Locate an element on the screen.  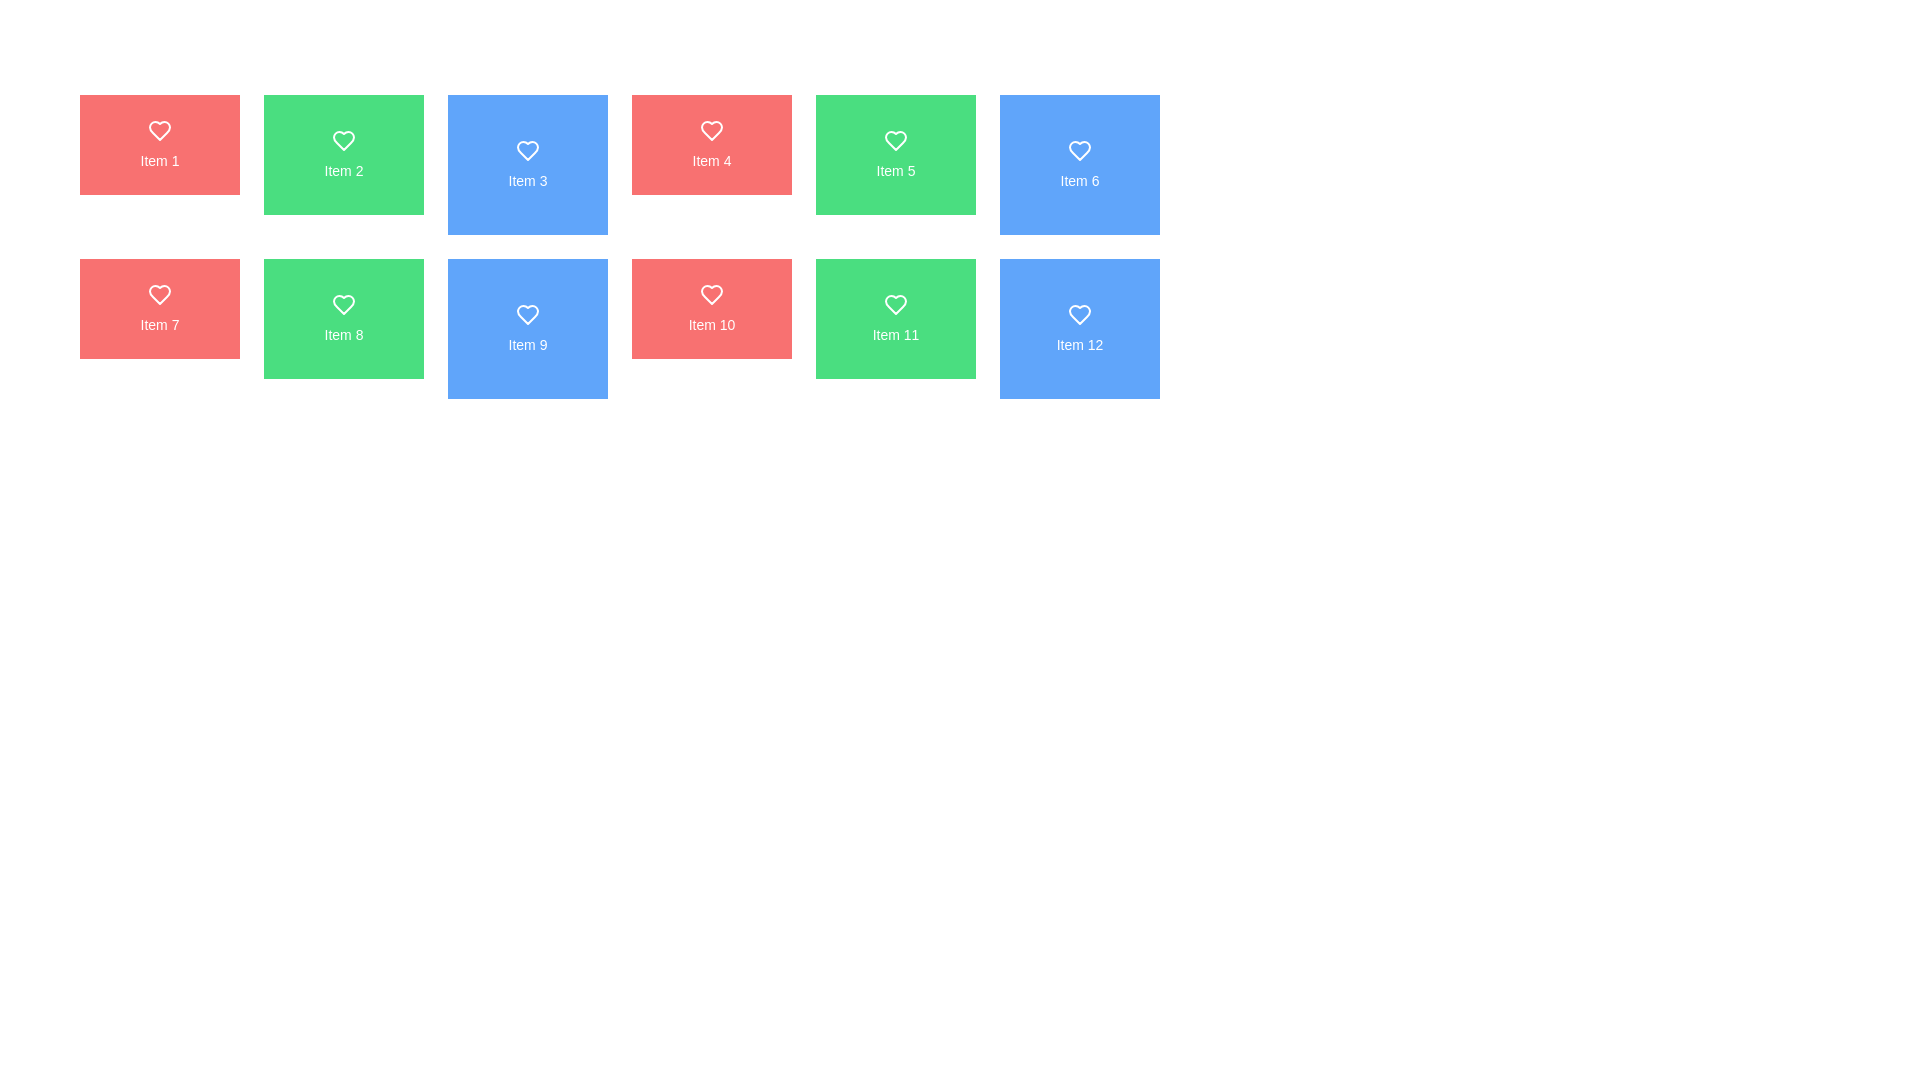
the text label displaying 'Item 10' which is styled in small white font on a bold red background, located in the second row and second column of the grid is located at coordinates (711, 323).